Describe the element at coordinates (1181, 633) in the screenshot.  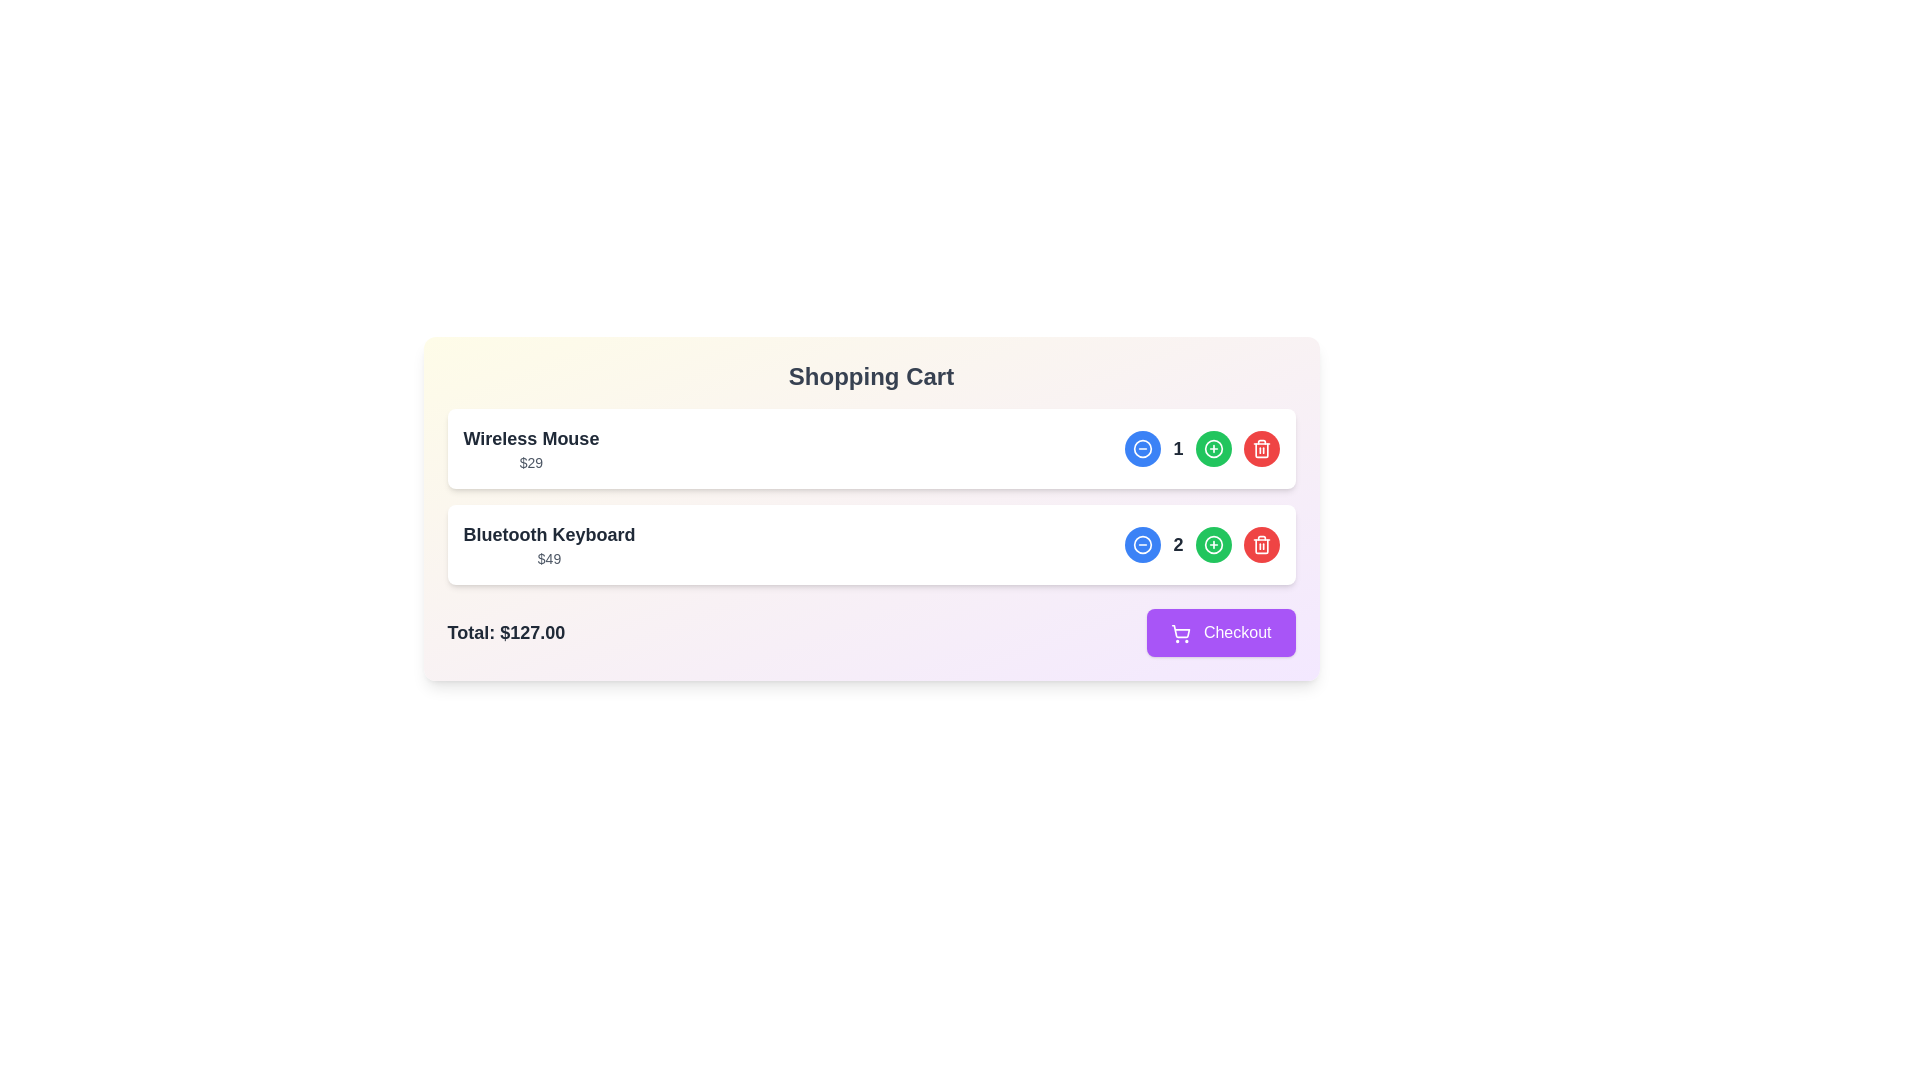
I see `the shopping cart icon, which is the leftmost item inside the purple 'Checkout' button located at the bottom-right corner` at that location.